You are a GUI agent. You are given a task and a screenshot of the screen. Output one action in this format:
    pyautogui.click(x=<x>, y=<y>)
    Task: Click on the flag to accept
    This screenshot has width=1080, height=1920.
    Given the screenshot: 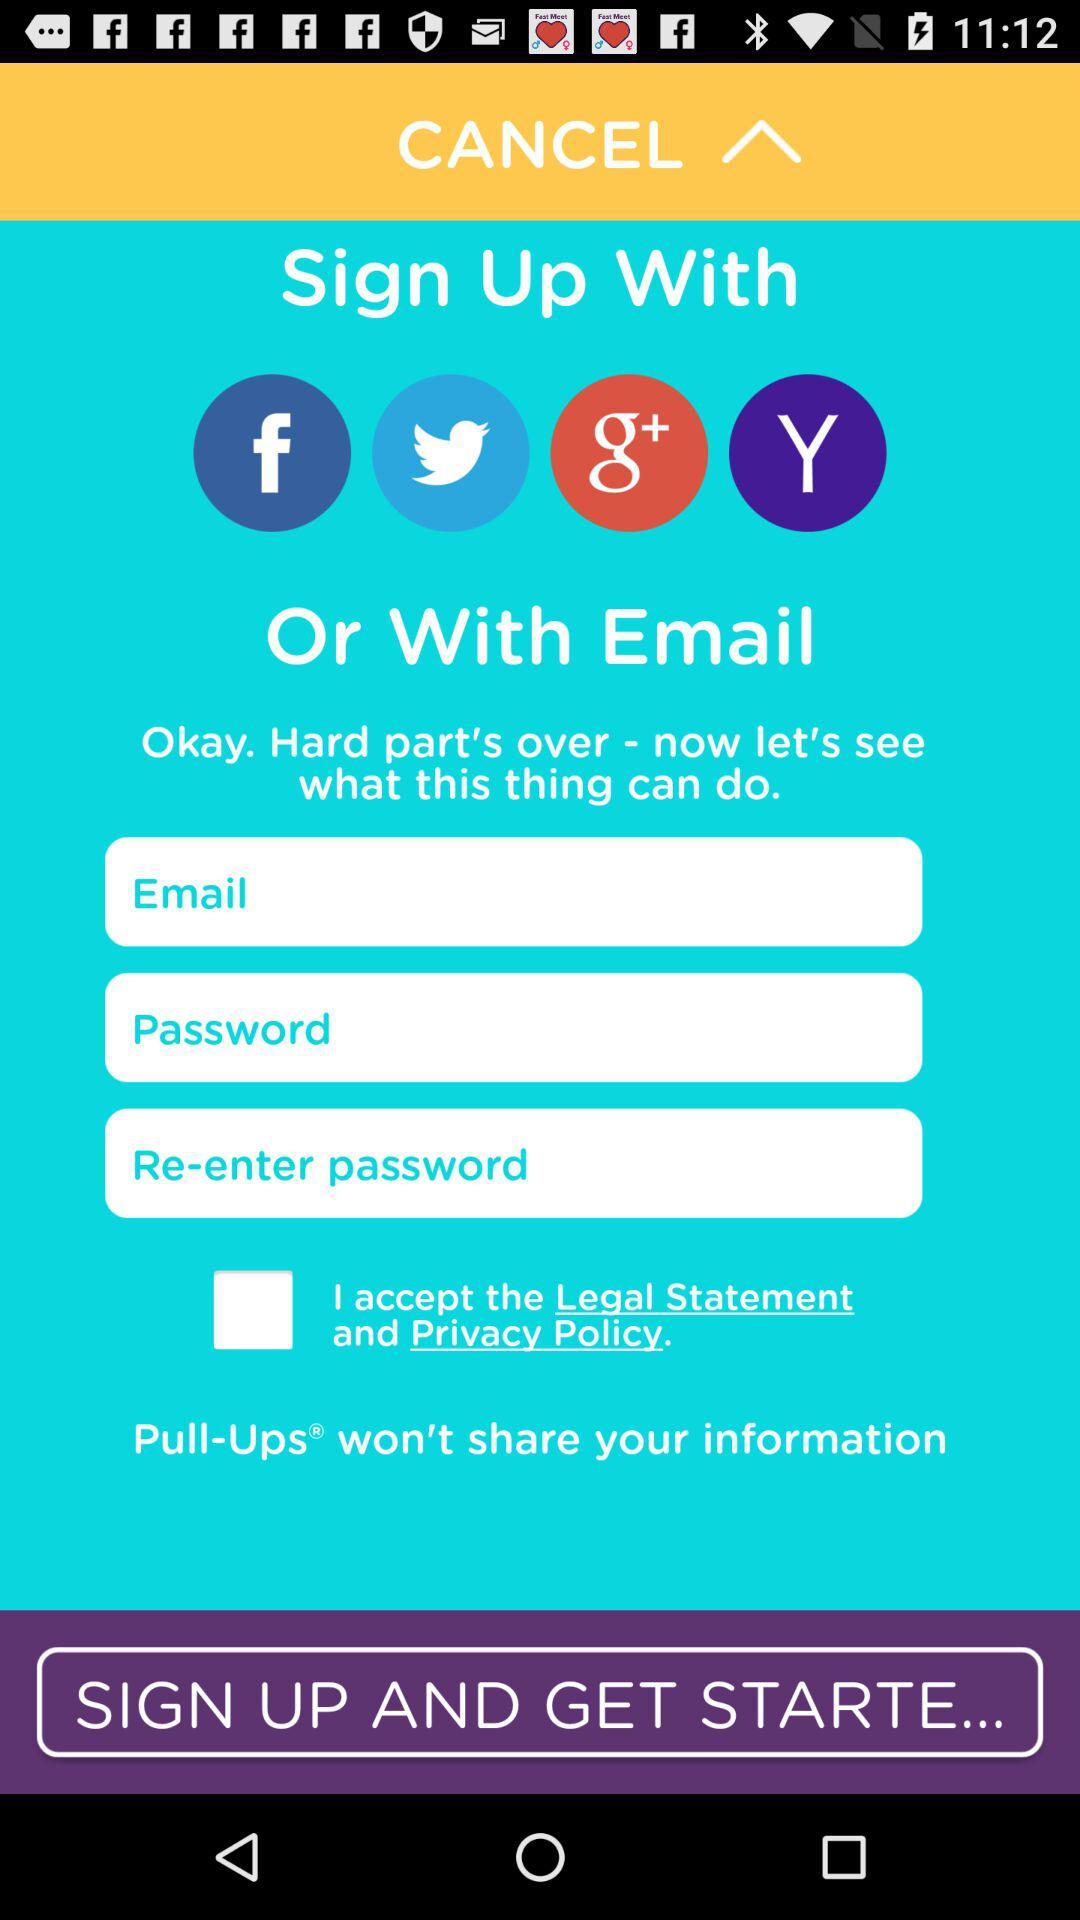 What is the action you would take?
    pyautogui.click(x=252, y=1309)
    